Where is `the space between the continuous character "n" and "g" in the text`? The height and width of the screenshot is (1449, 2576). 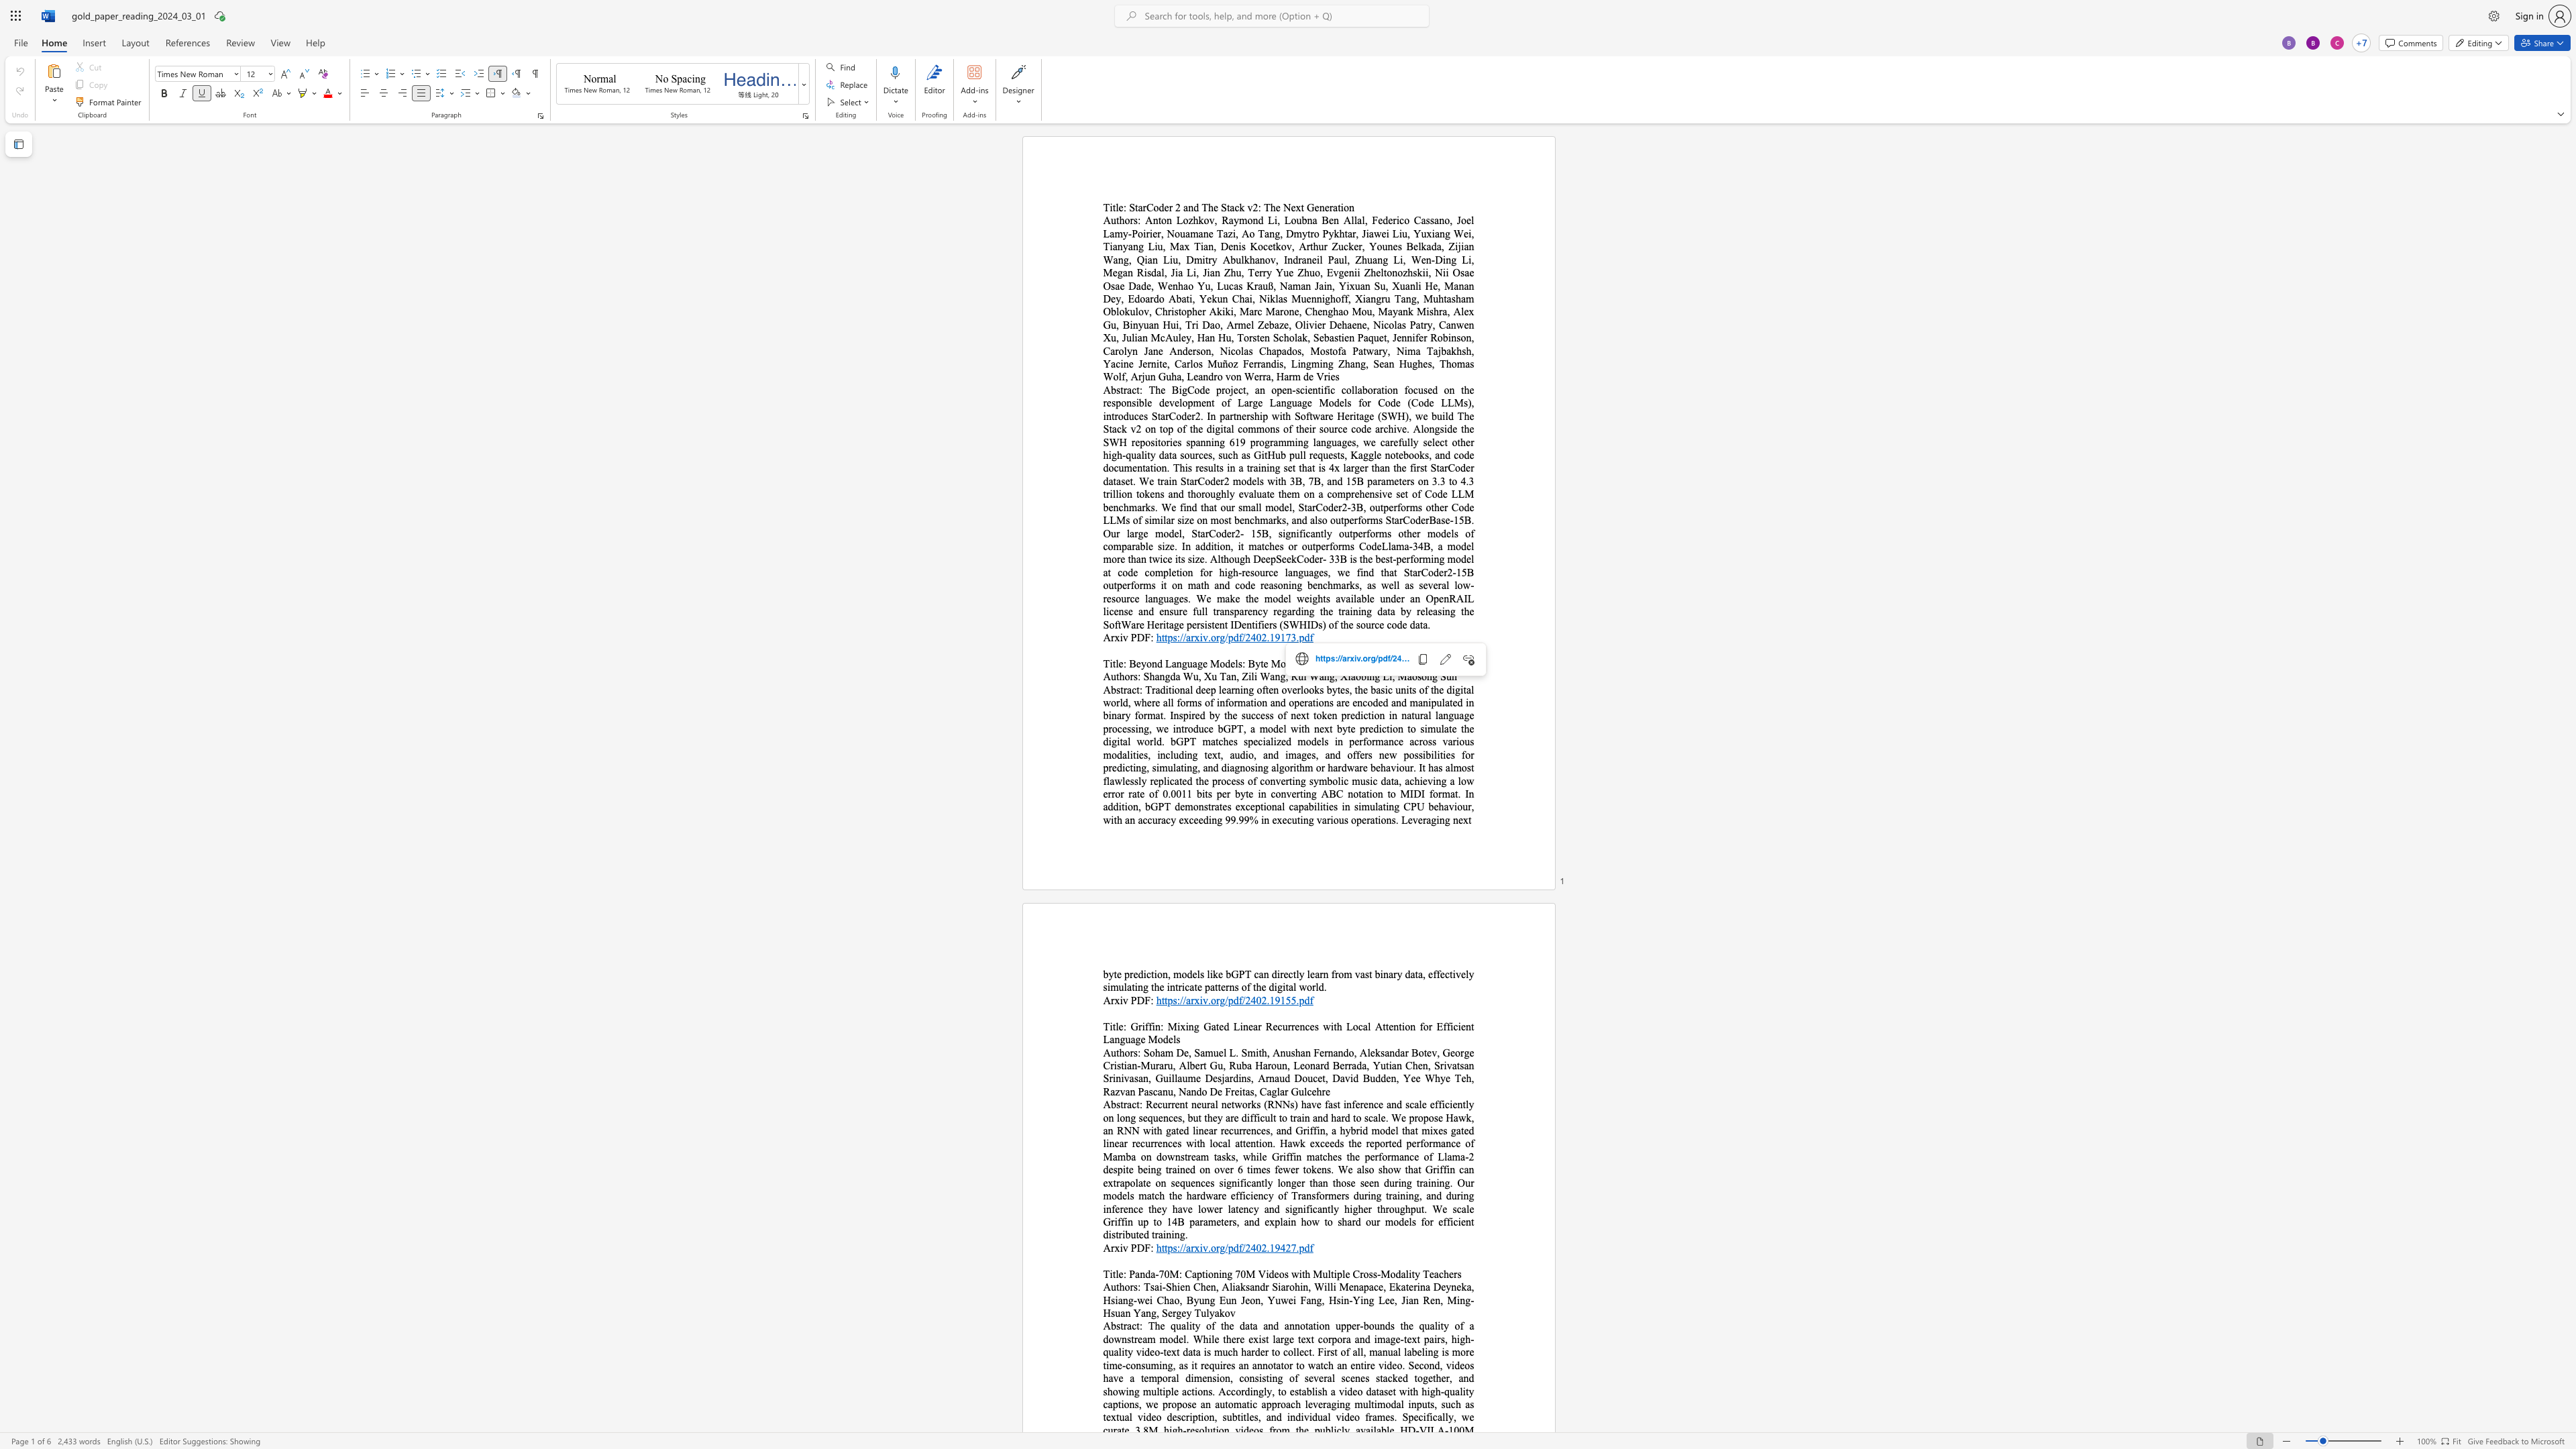 the space between the continuous character "n" and "g" in the text is located at coordinates (1164, 676).